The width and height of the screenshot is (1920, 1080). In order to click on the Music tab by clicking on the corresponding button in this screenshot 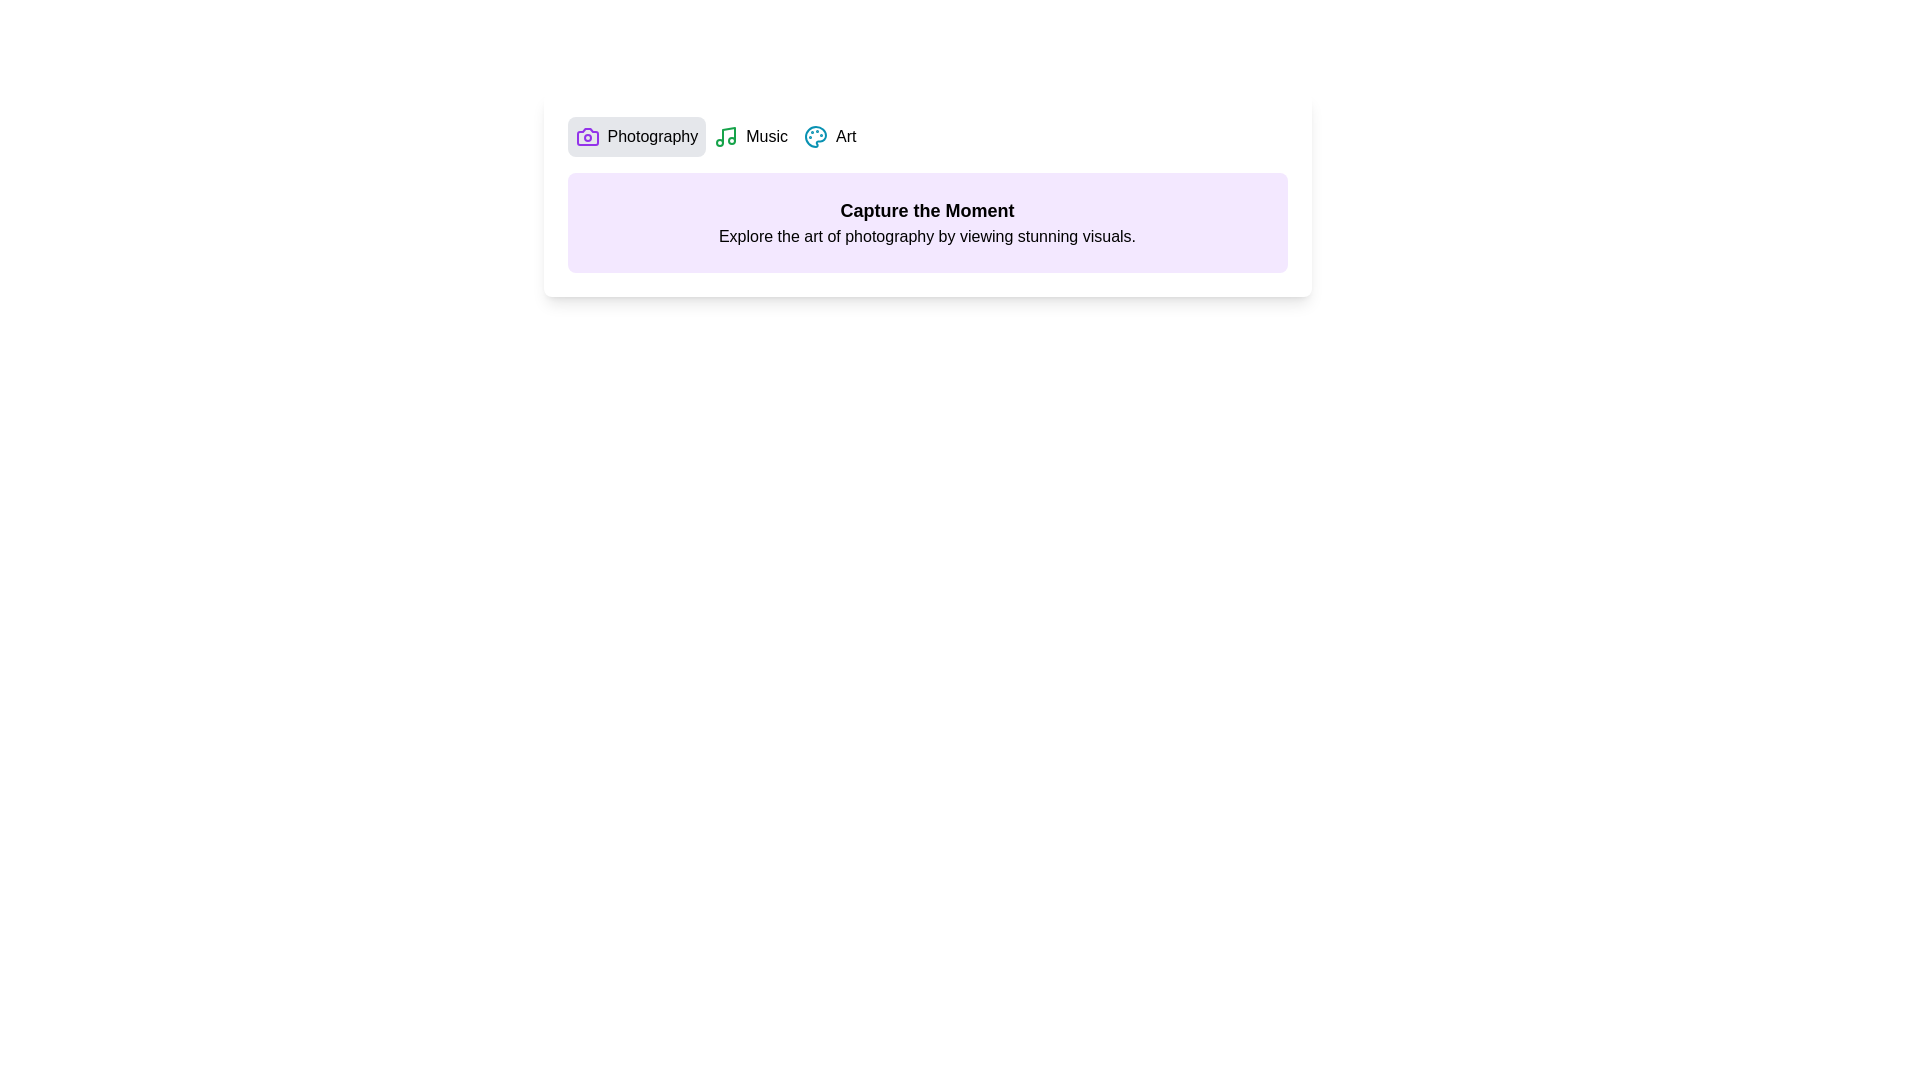, I will do `click(750, 136)`.